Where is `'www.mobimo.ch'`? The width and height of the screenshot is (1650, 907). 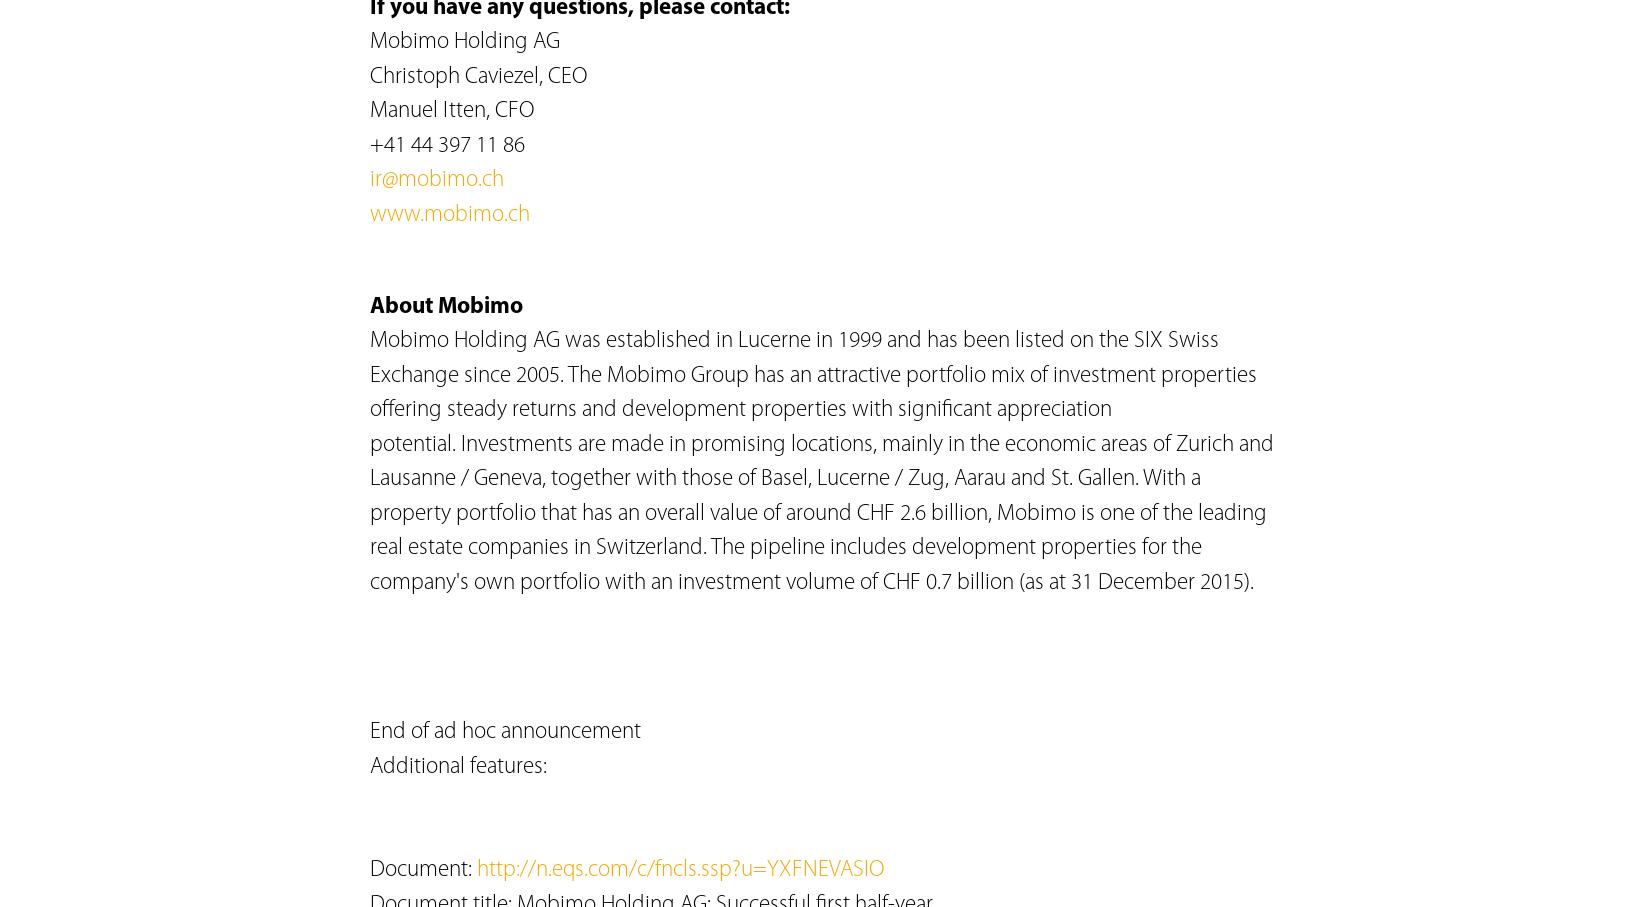
'www.mobimo.ch' is located at coordinates (448, 214).